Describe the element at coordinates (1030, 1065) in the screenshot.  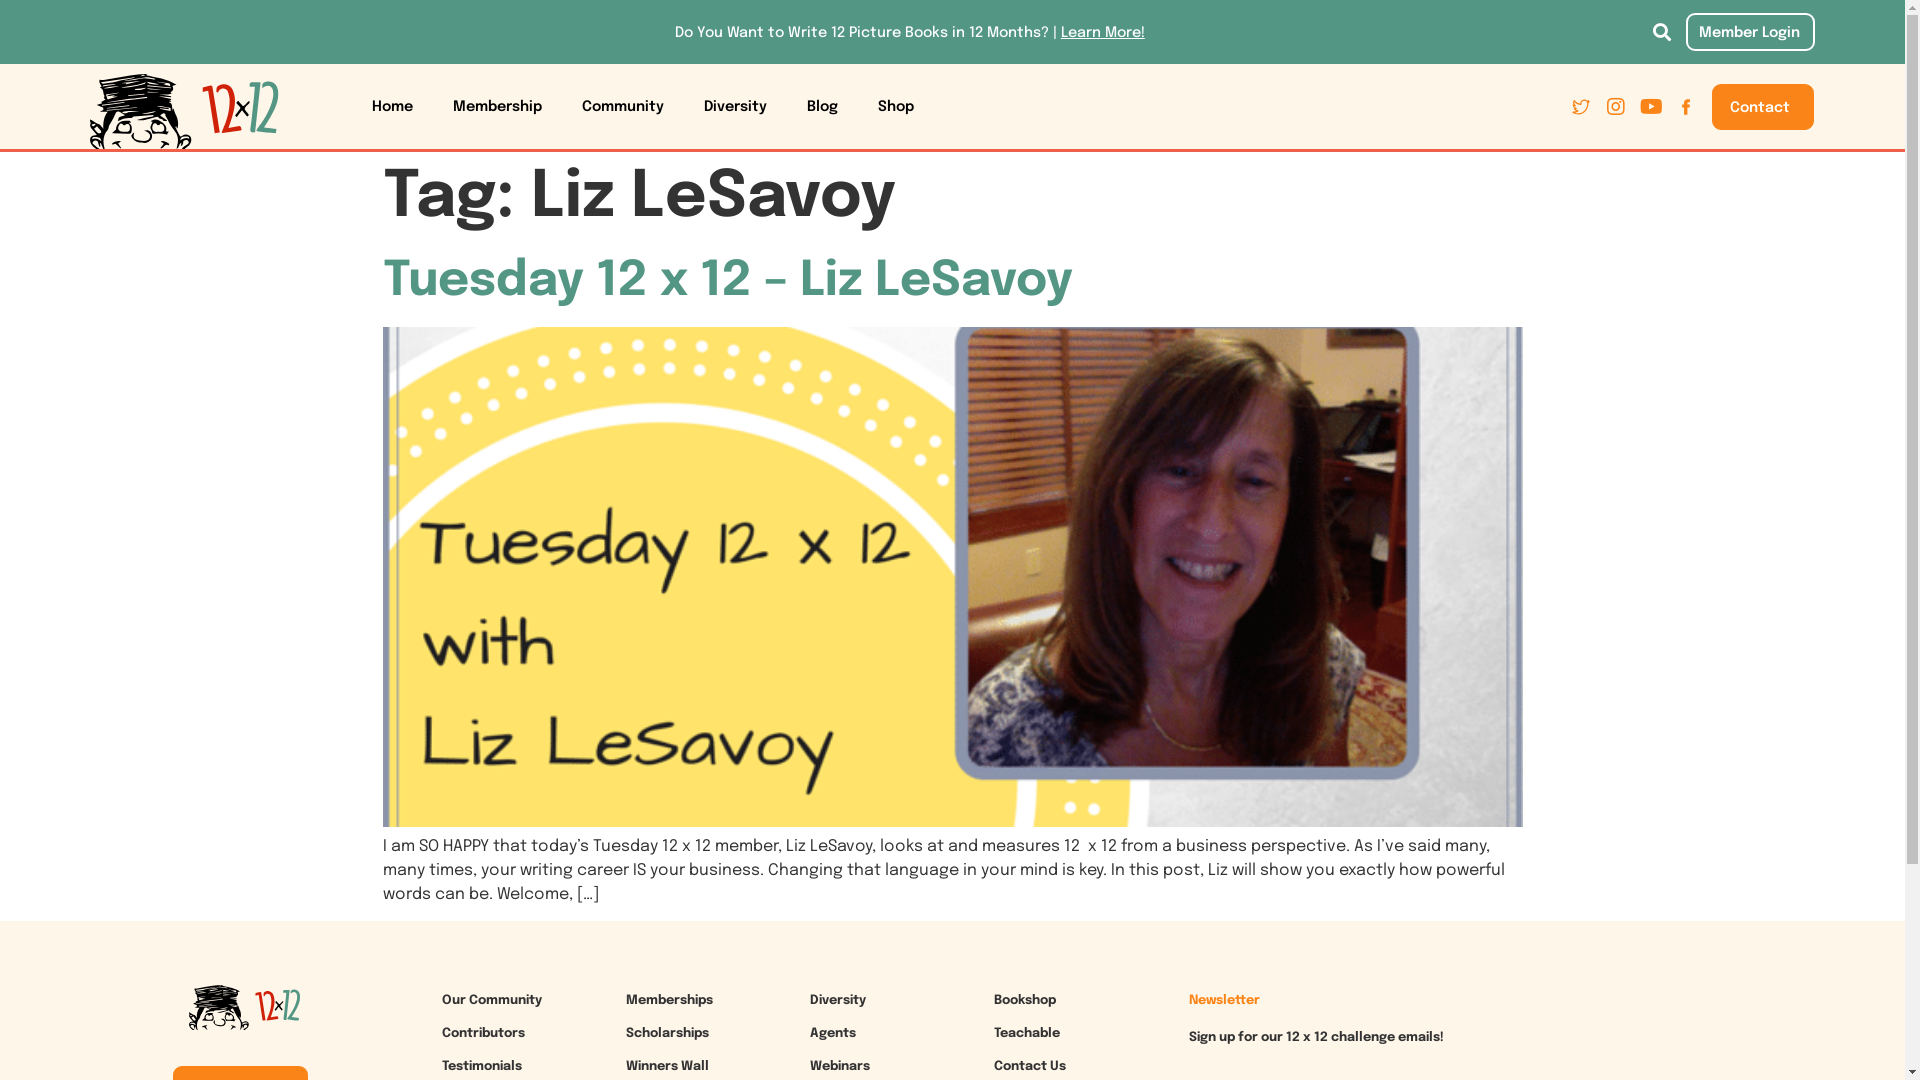
I see `'Contact Us'` at that location.